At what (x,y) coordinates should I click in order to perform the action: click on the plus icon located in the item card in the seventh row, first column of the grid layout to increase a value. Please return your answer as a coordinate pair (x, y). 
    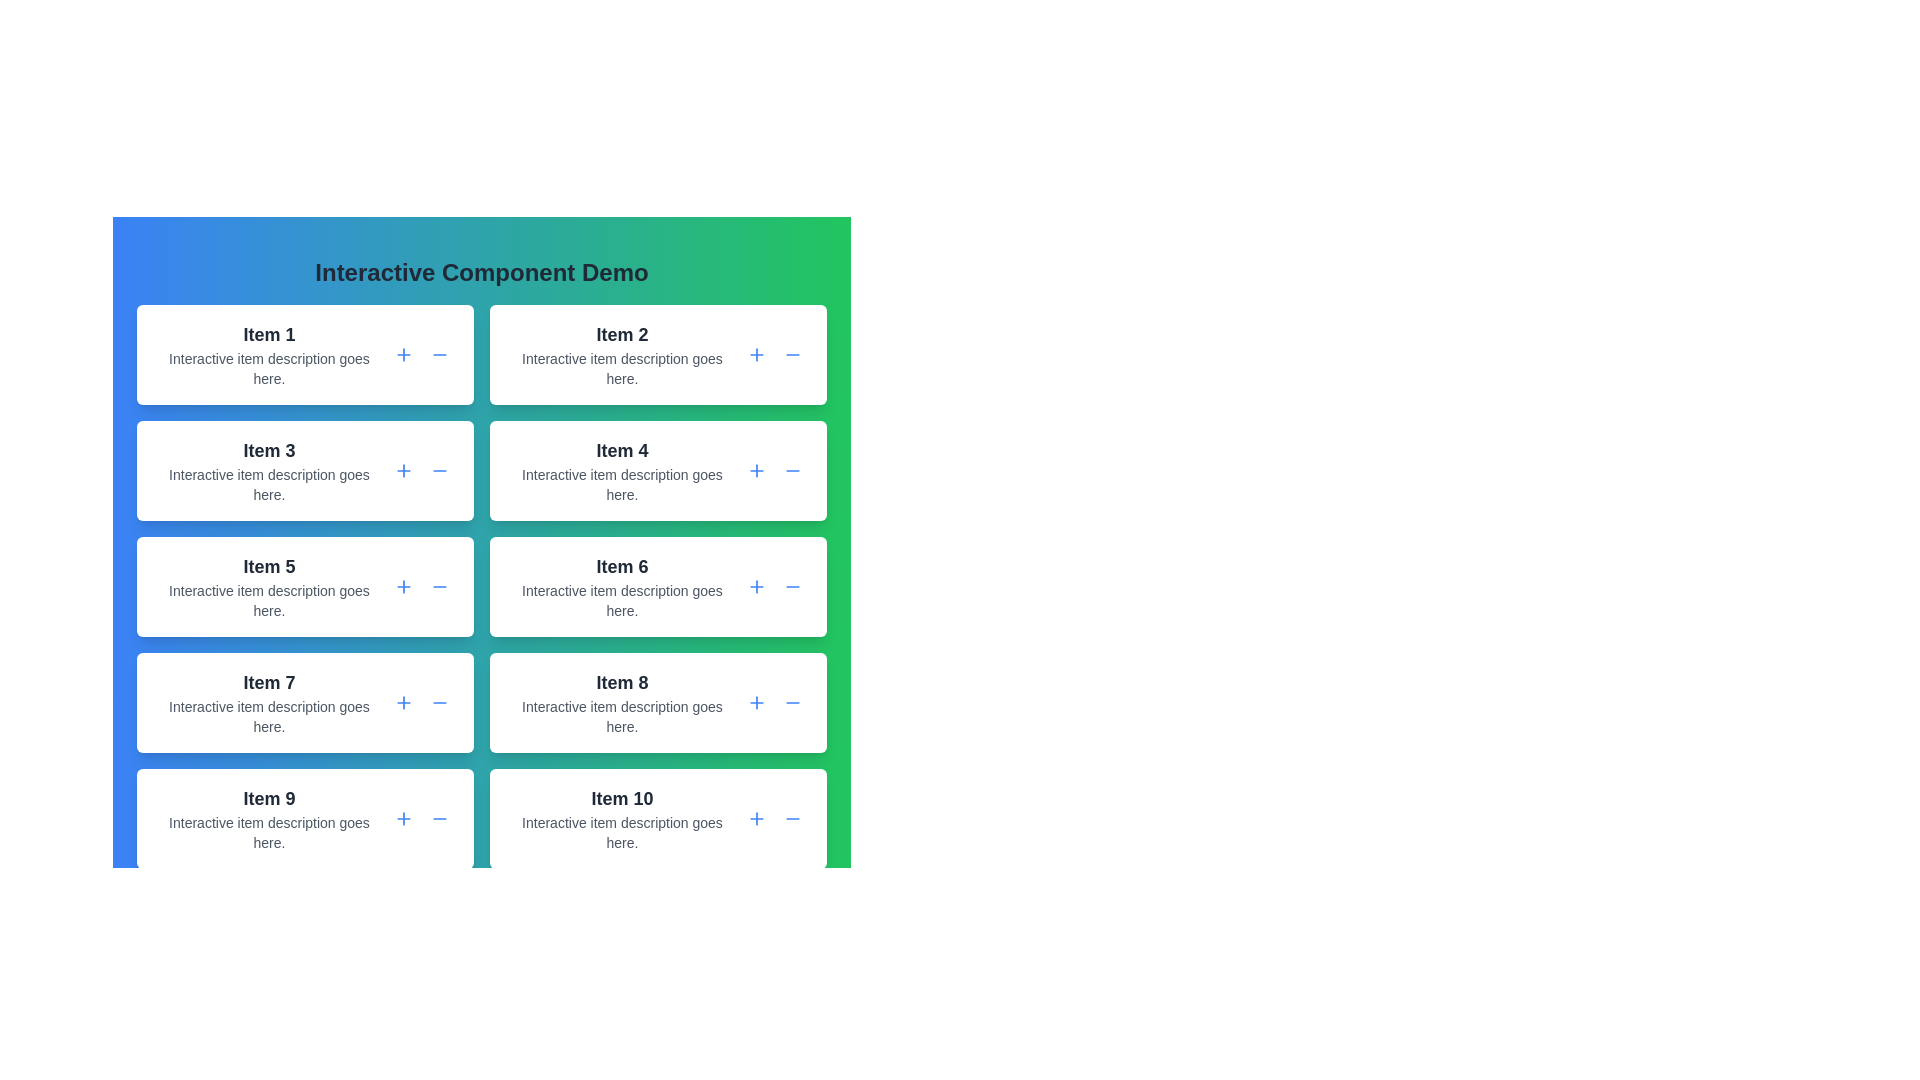
    Looking at the image, I should click on (304, 701).